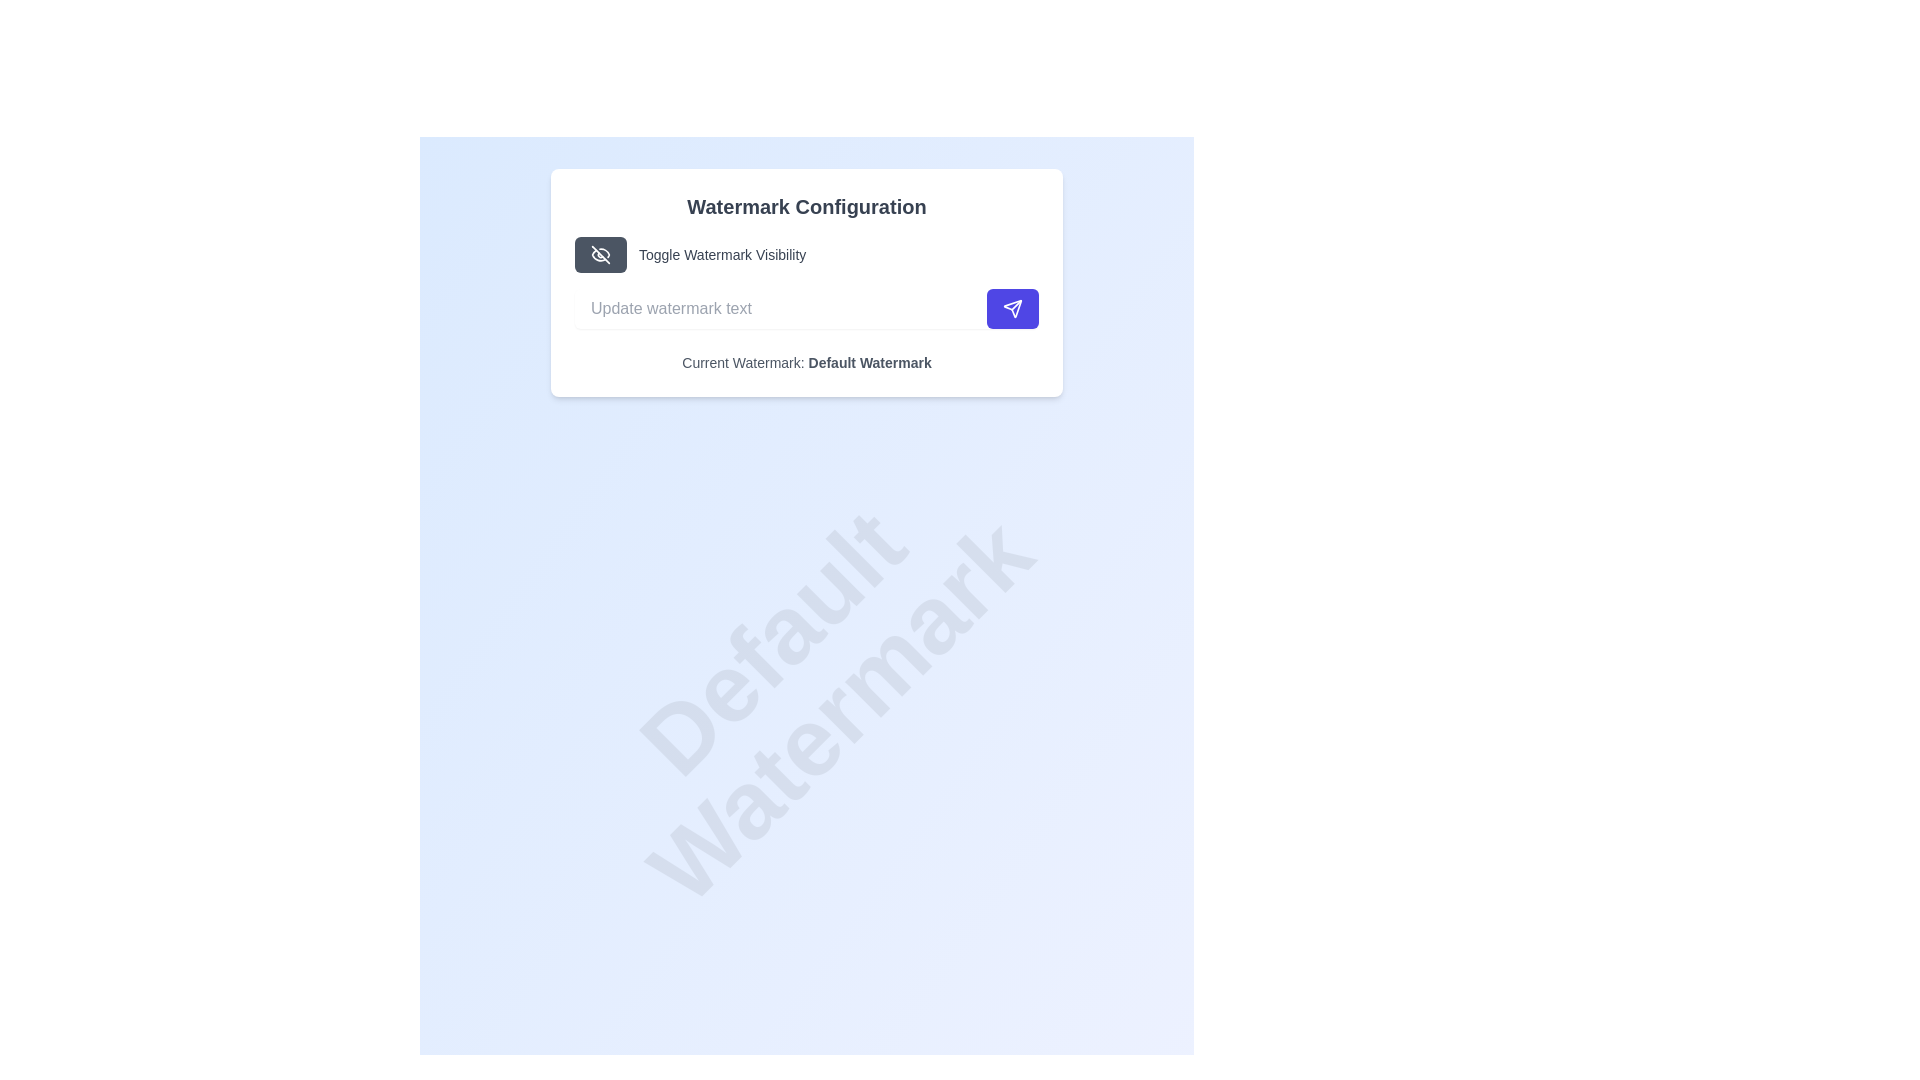  I want to click on the action button located to the right of the 'Update watermark text' field, so click(1012, 308).